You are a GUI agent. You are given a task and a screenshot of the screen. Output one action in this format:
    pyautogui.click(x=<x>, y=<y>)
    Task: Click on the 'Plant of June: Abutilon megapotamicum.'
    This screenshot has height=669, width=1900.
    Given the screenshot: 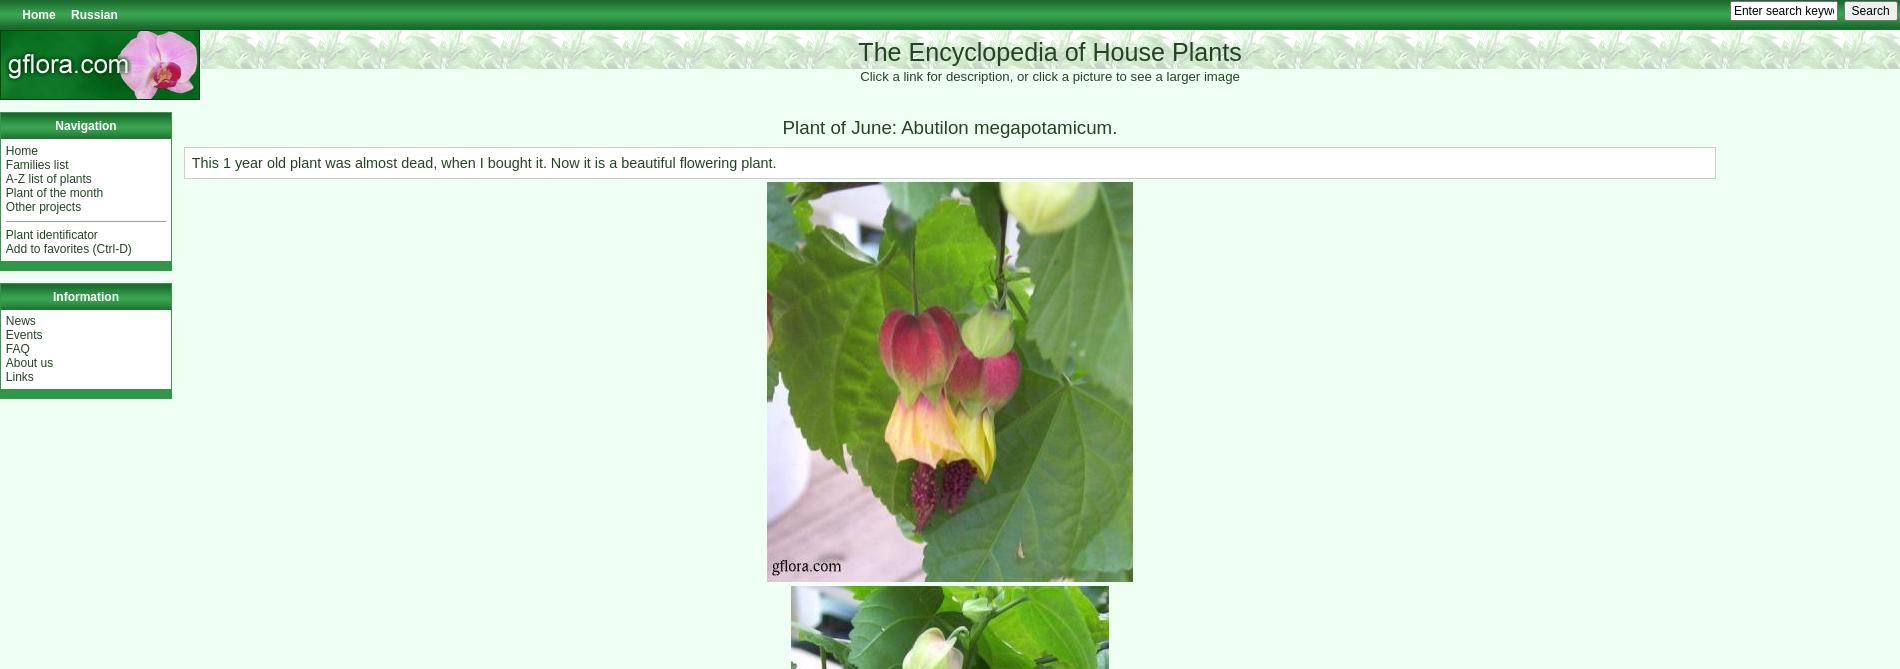 What is the action you would take?
    pyautogui.click(x=948, y=126)
    